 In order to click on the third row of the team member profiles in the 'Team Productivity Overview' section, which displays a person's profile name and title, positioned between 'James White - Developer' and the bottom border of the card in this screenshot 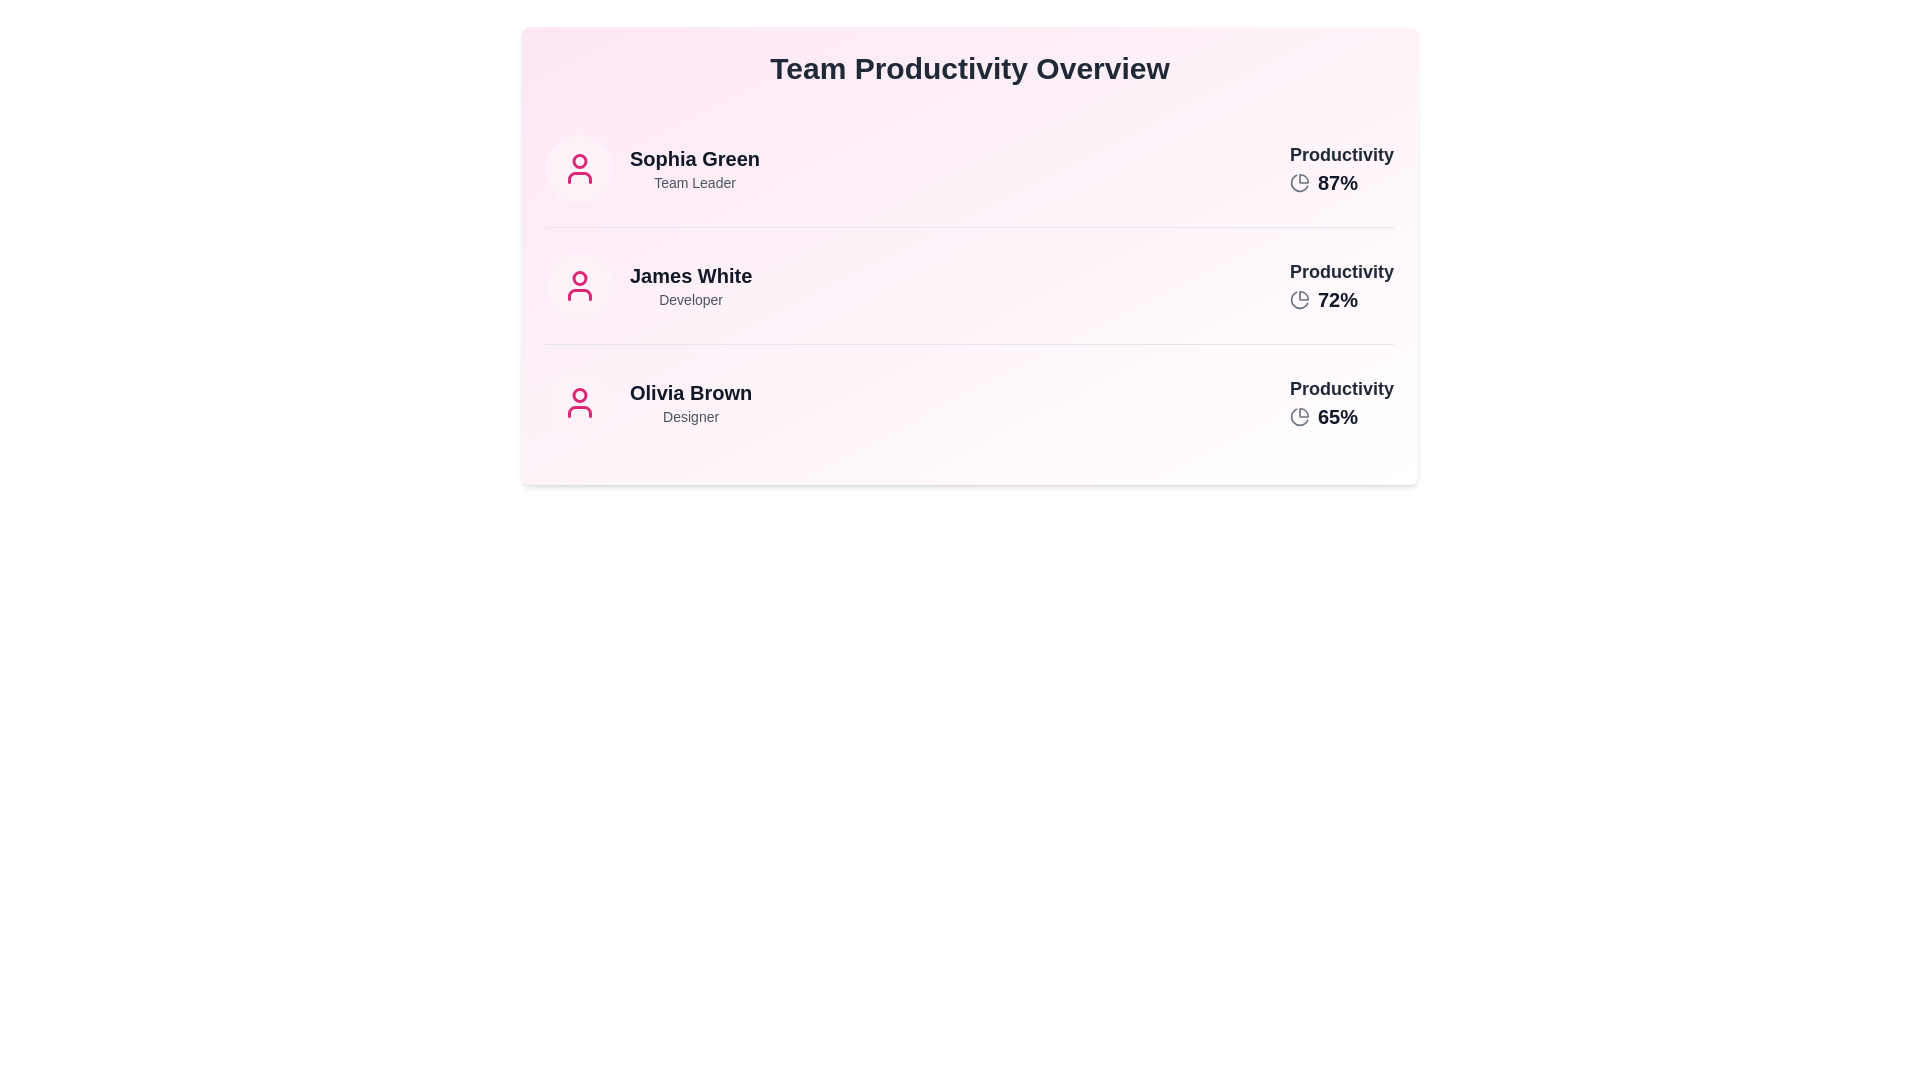, I will do `click(691, 402)`.